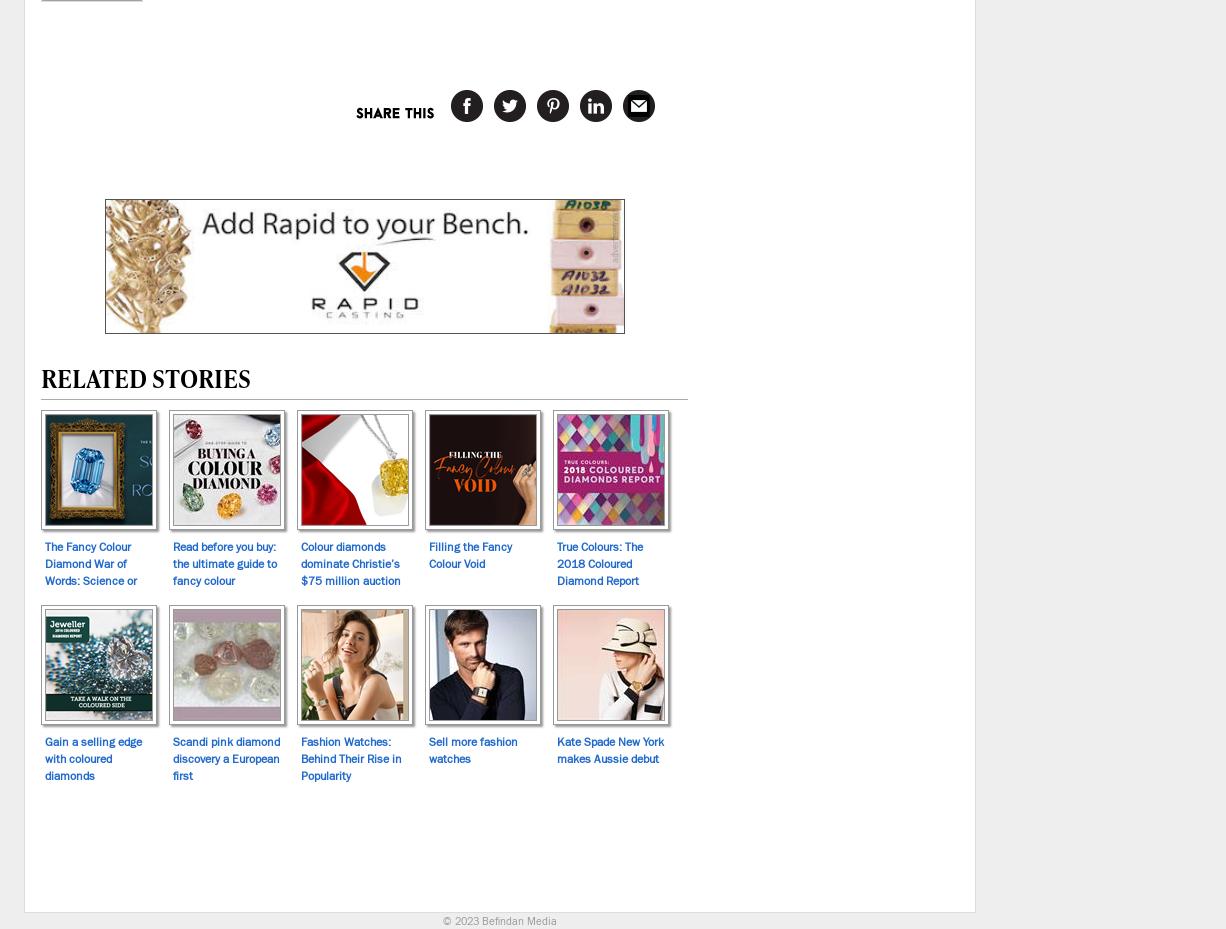  What do you see at coordinates (145, 376) in the screenshot?
I see `'Related Stories'` at bounding box center [145, 376].